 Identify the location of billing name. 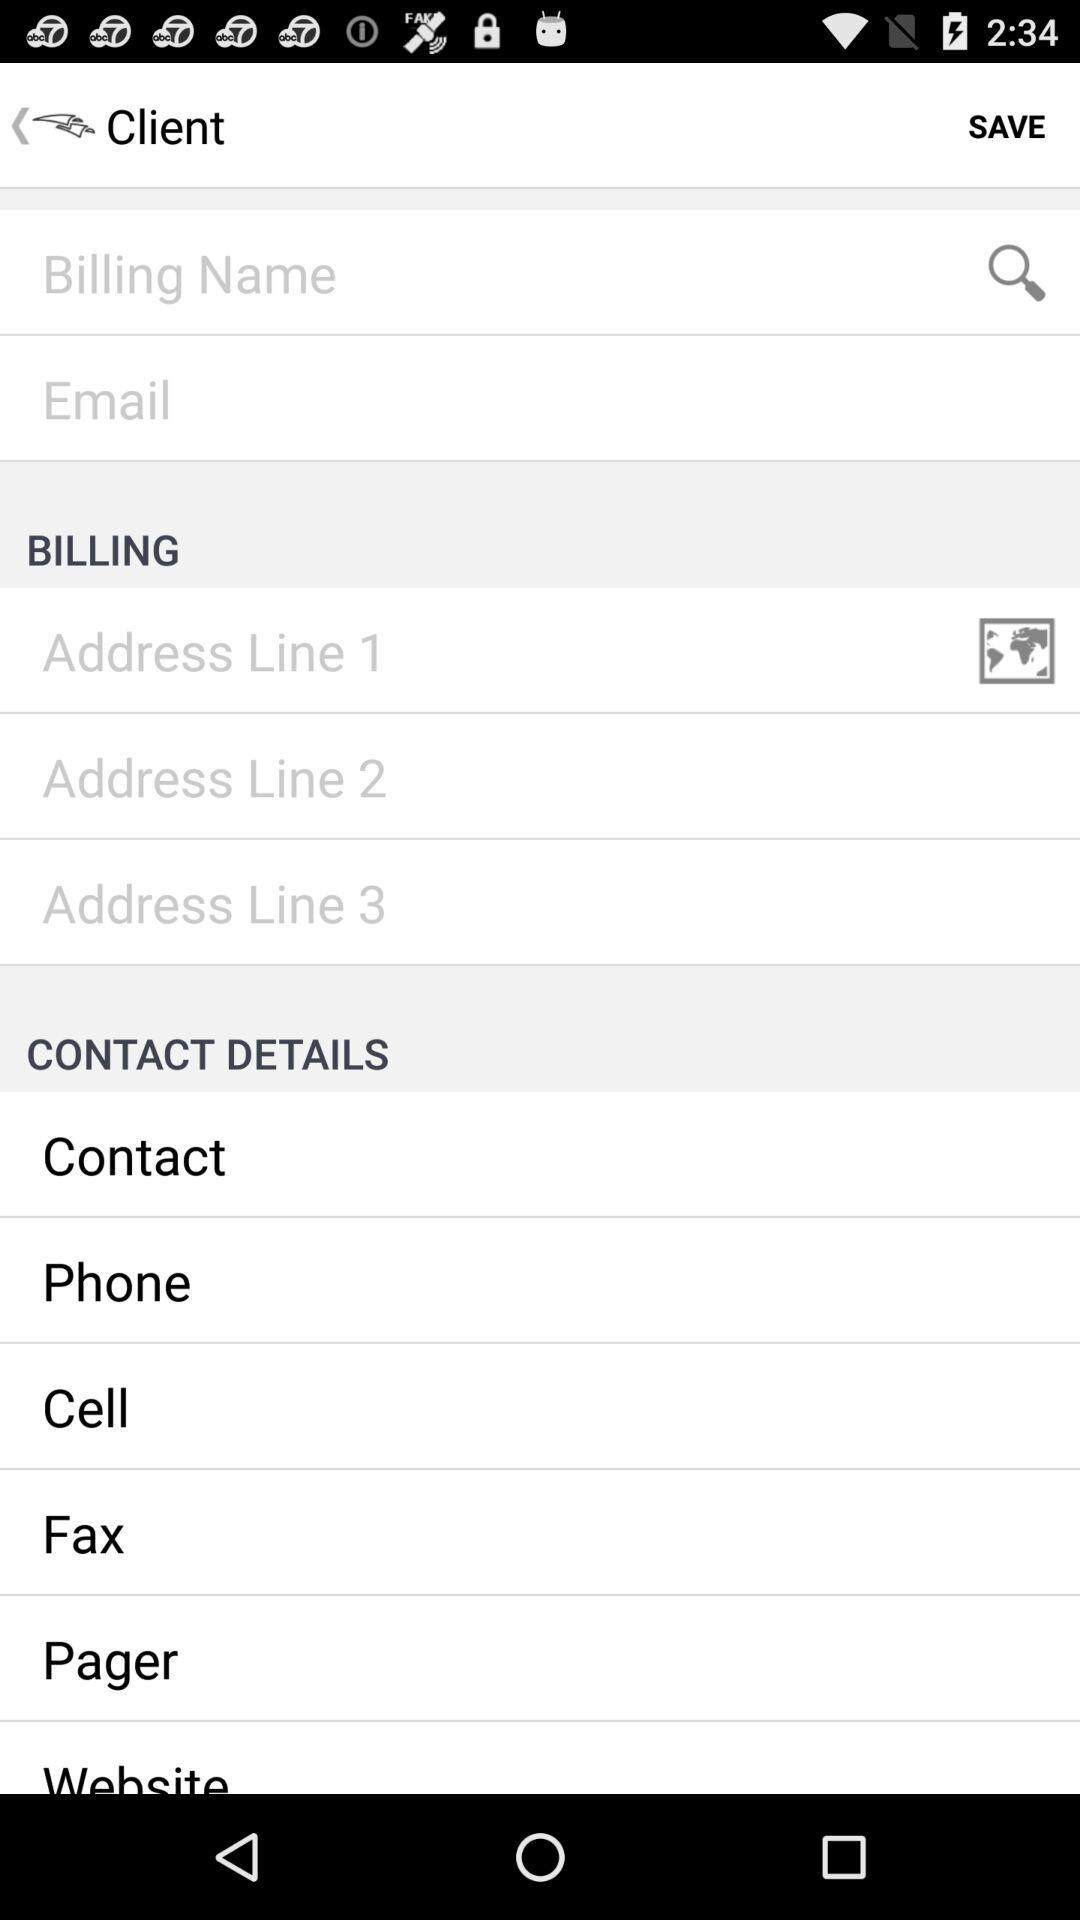
(540, 272).